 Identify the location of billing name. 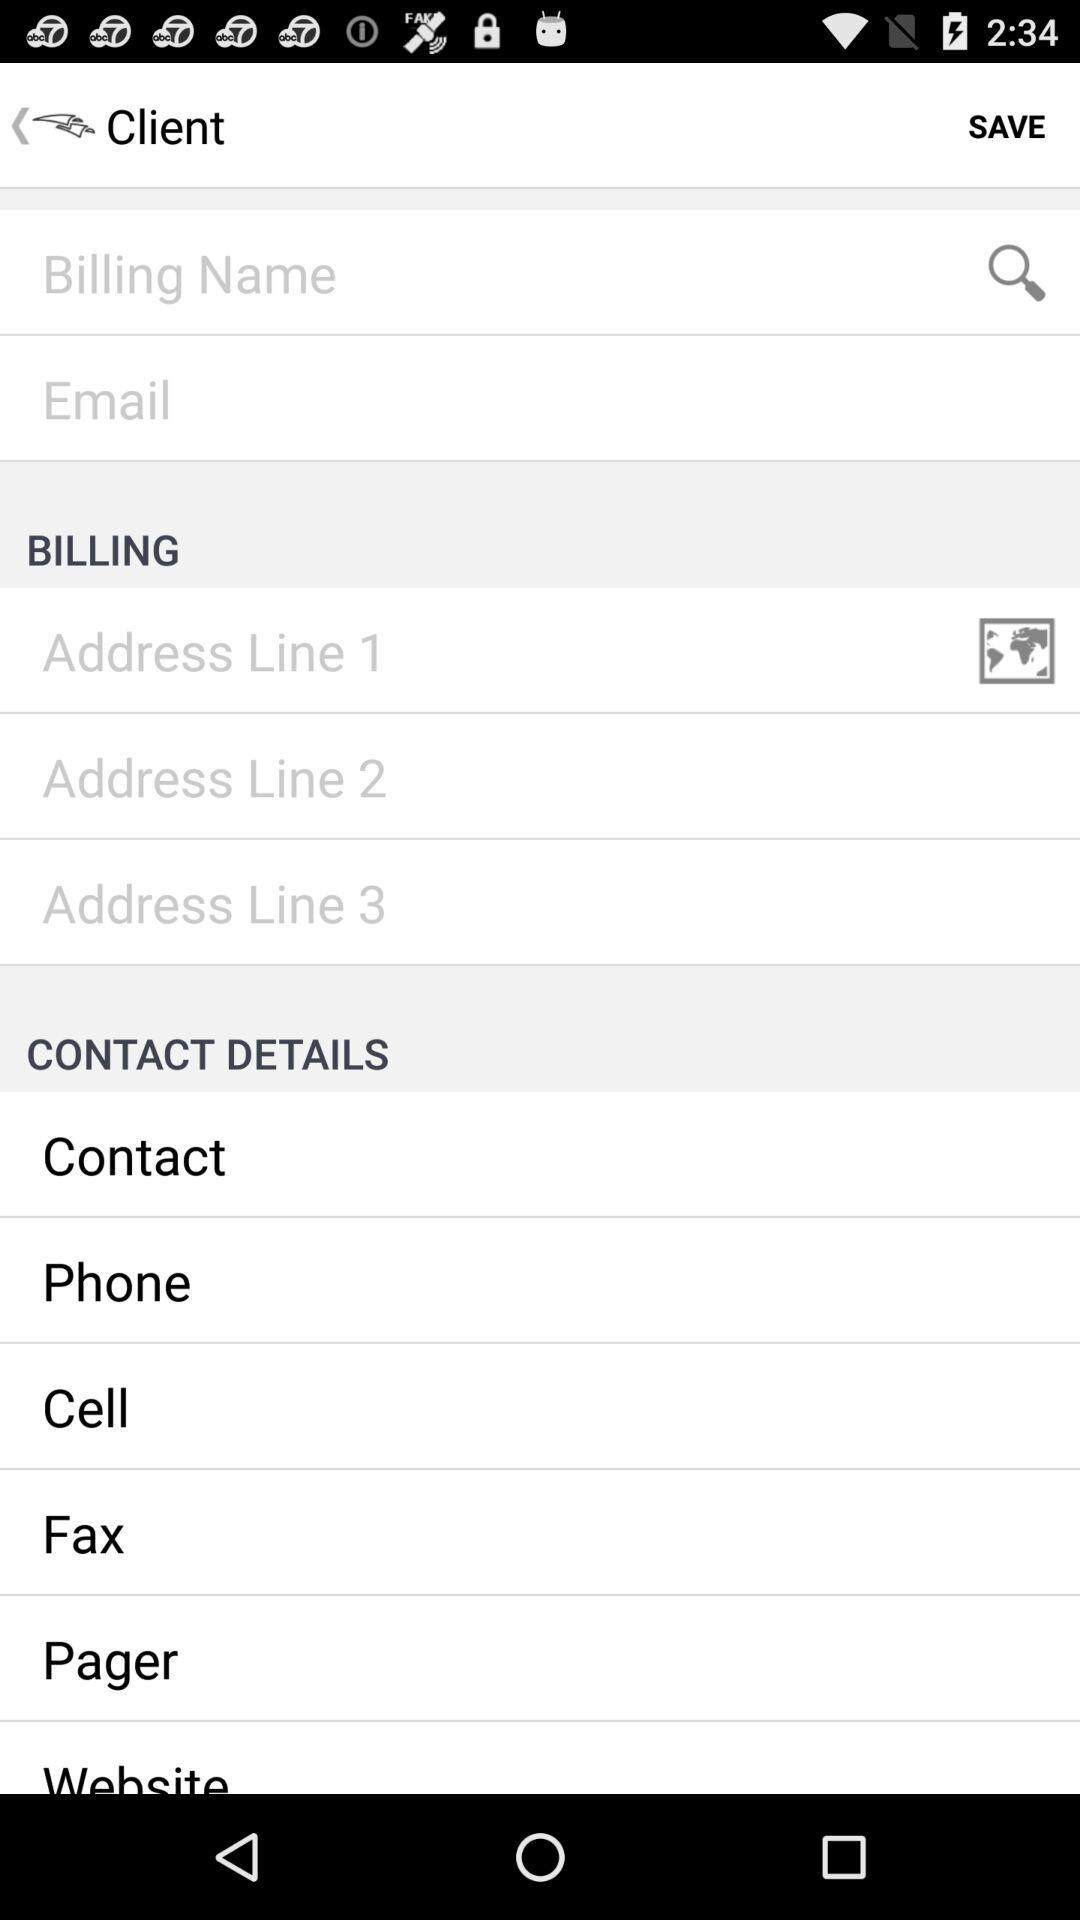
(540, 272).